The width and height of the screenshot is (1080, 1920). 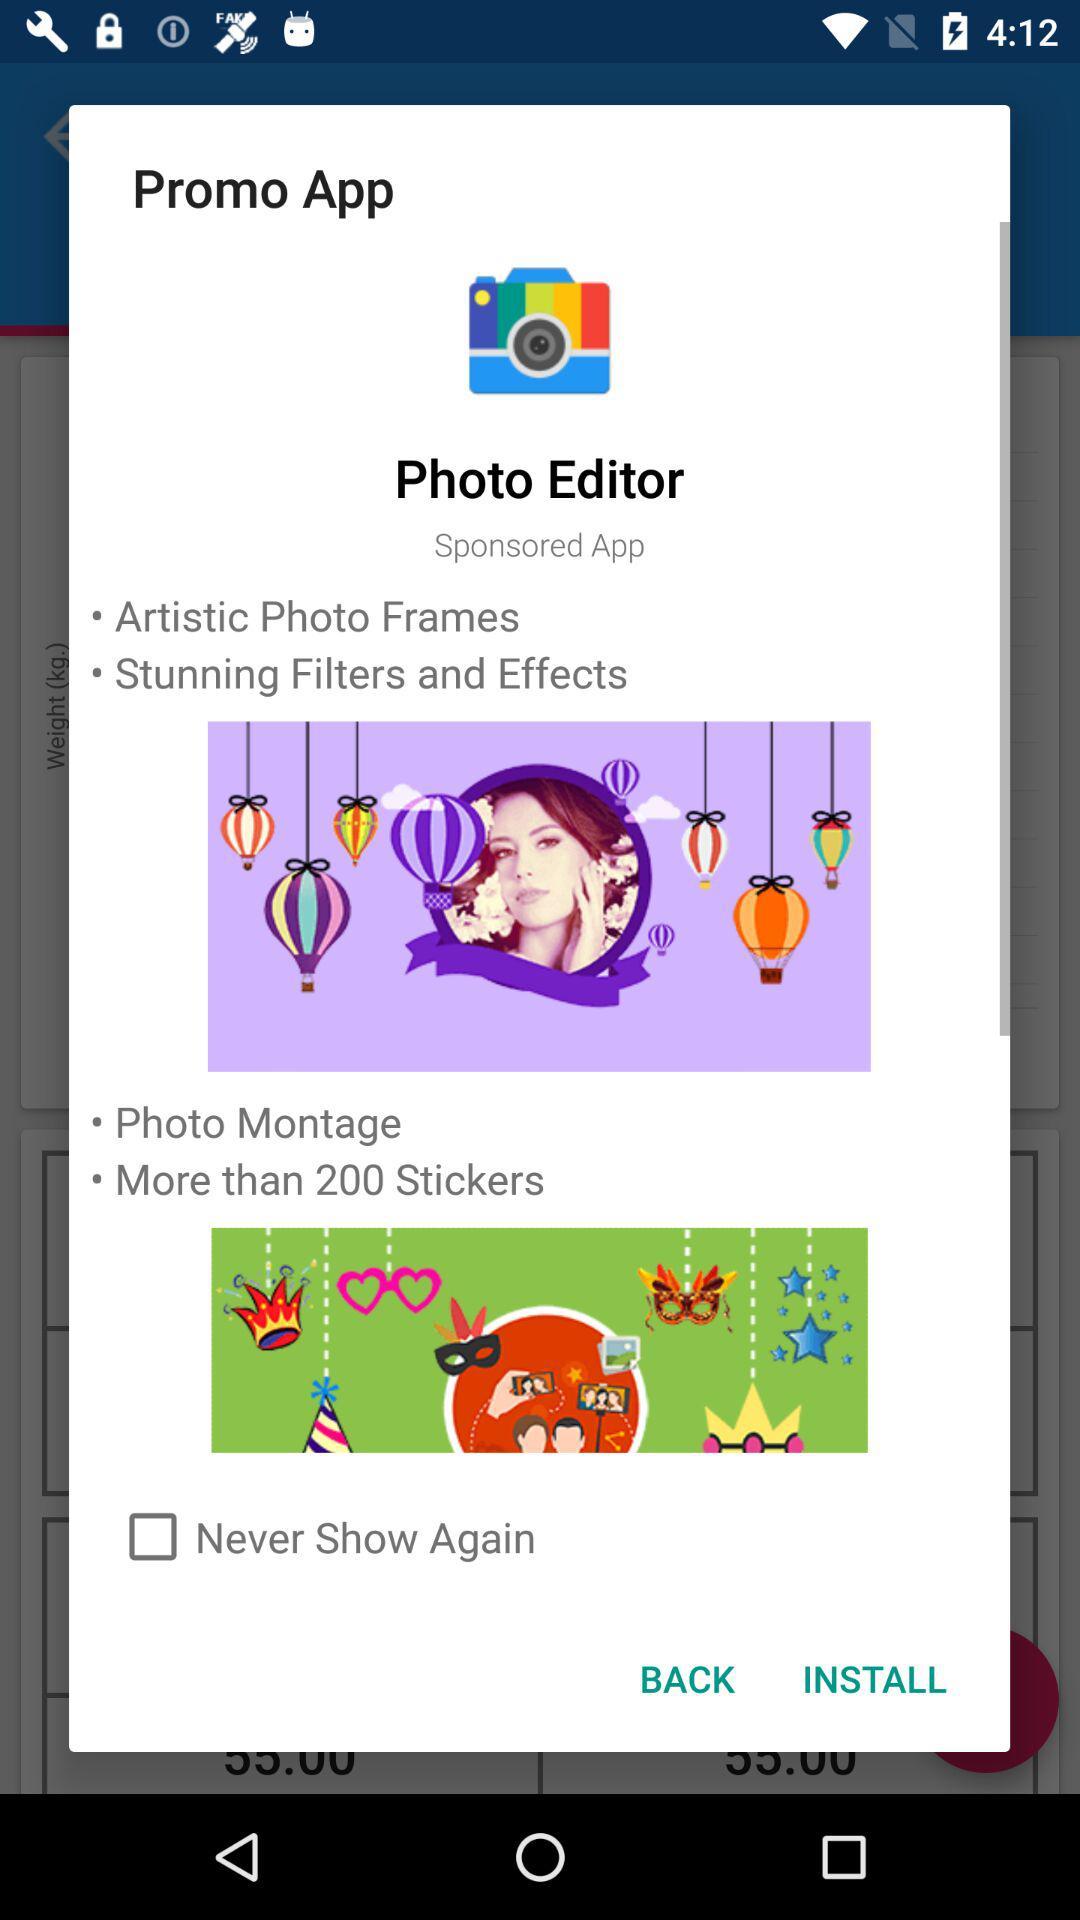 What do you see at coordinates (685, 1678) in the screenshot?
I see `the back item` at bounding box center [685, 1678].